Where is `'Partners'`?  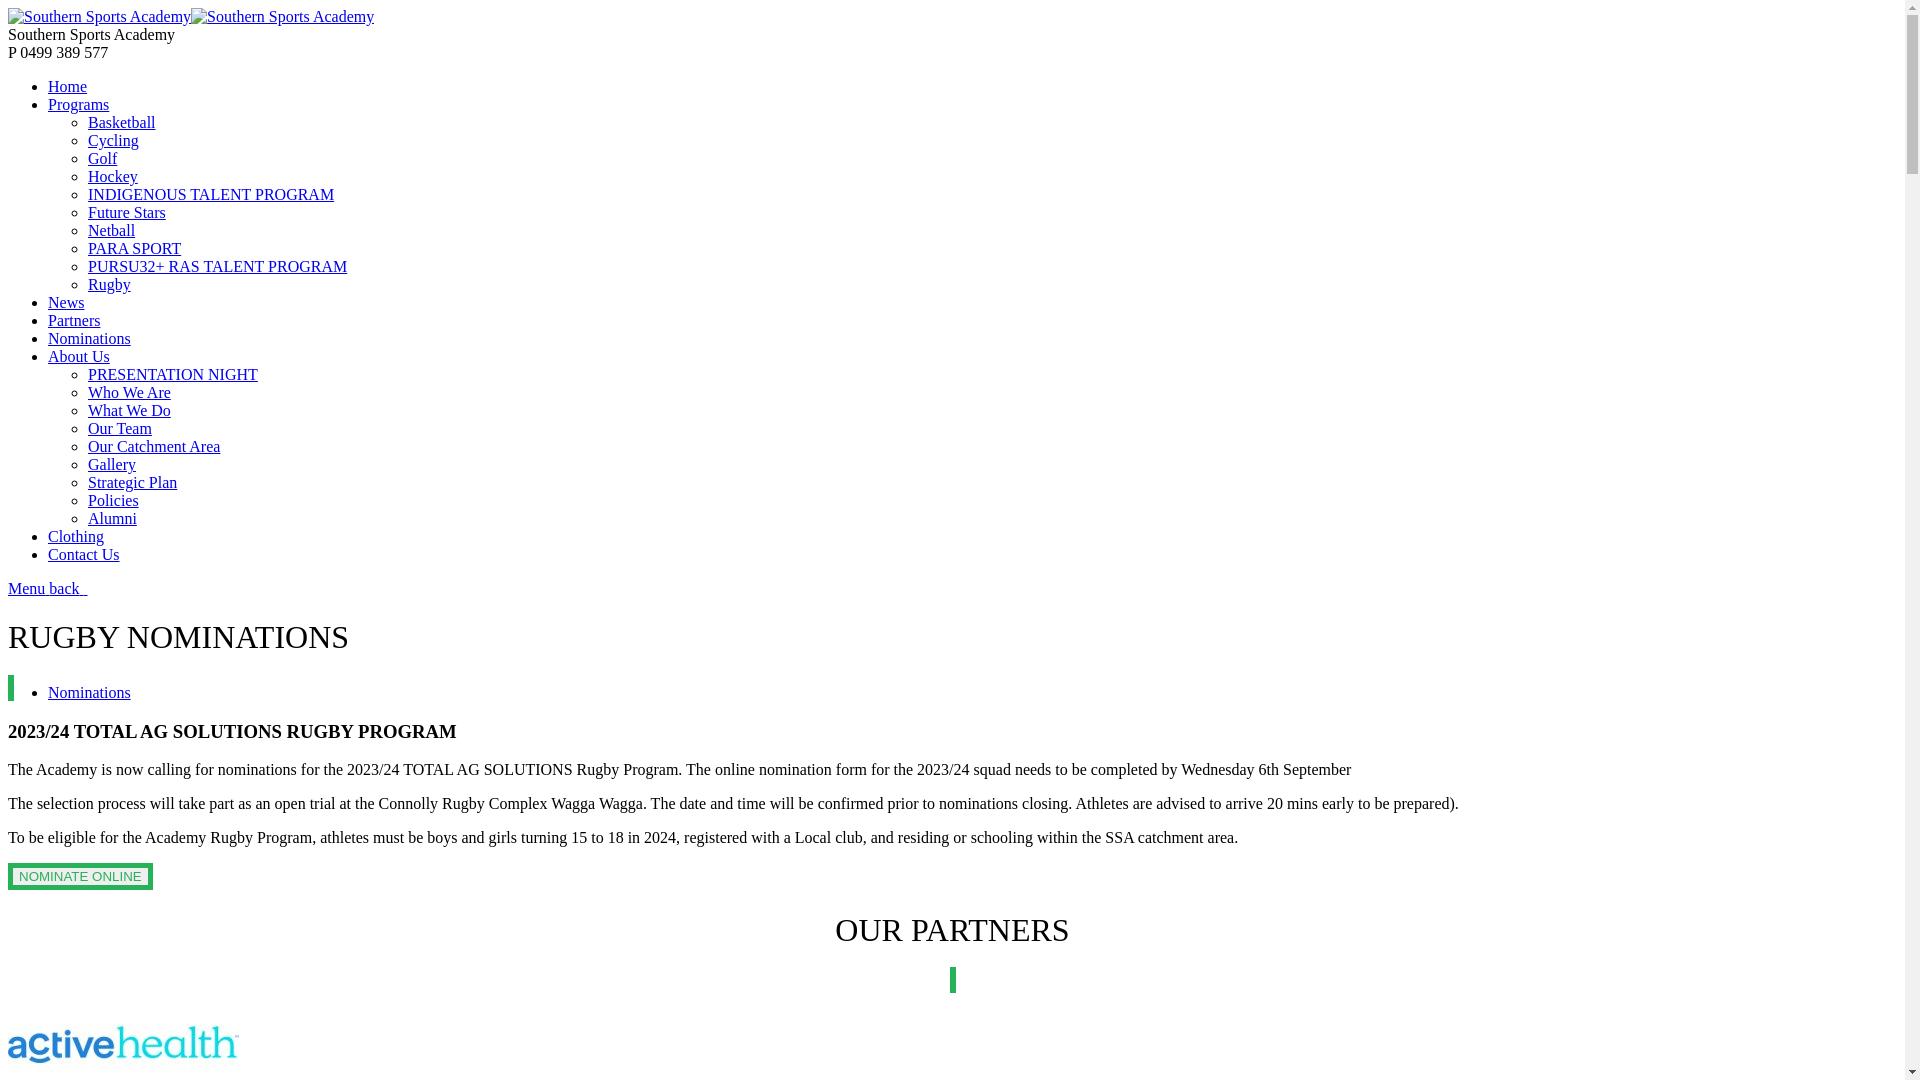 'Partners' is located at coordinates (73, 319).